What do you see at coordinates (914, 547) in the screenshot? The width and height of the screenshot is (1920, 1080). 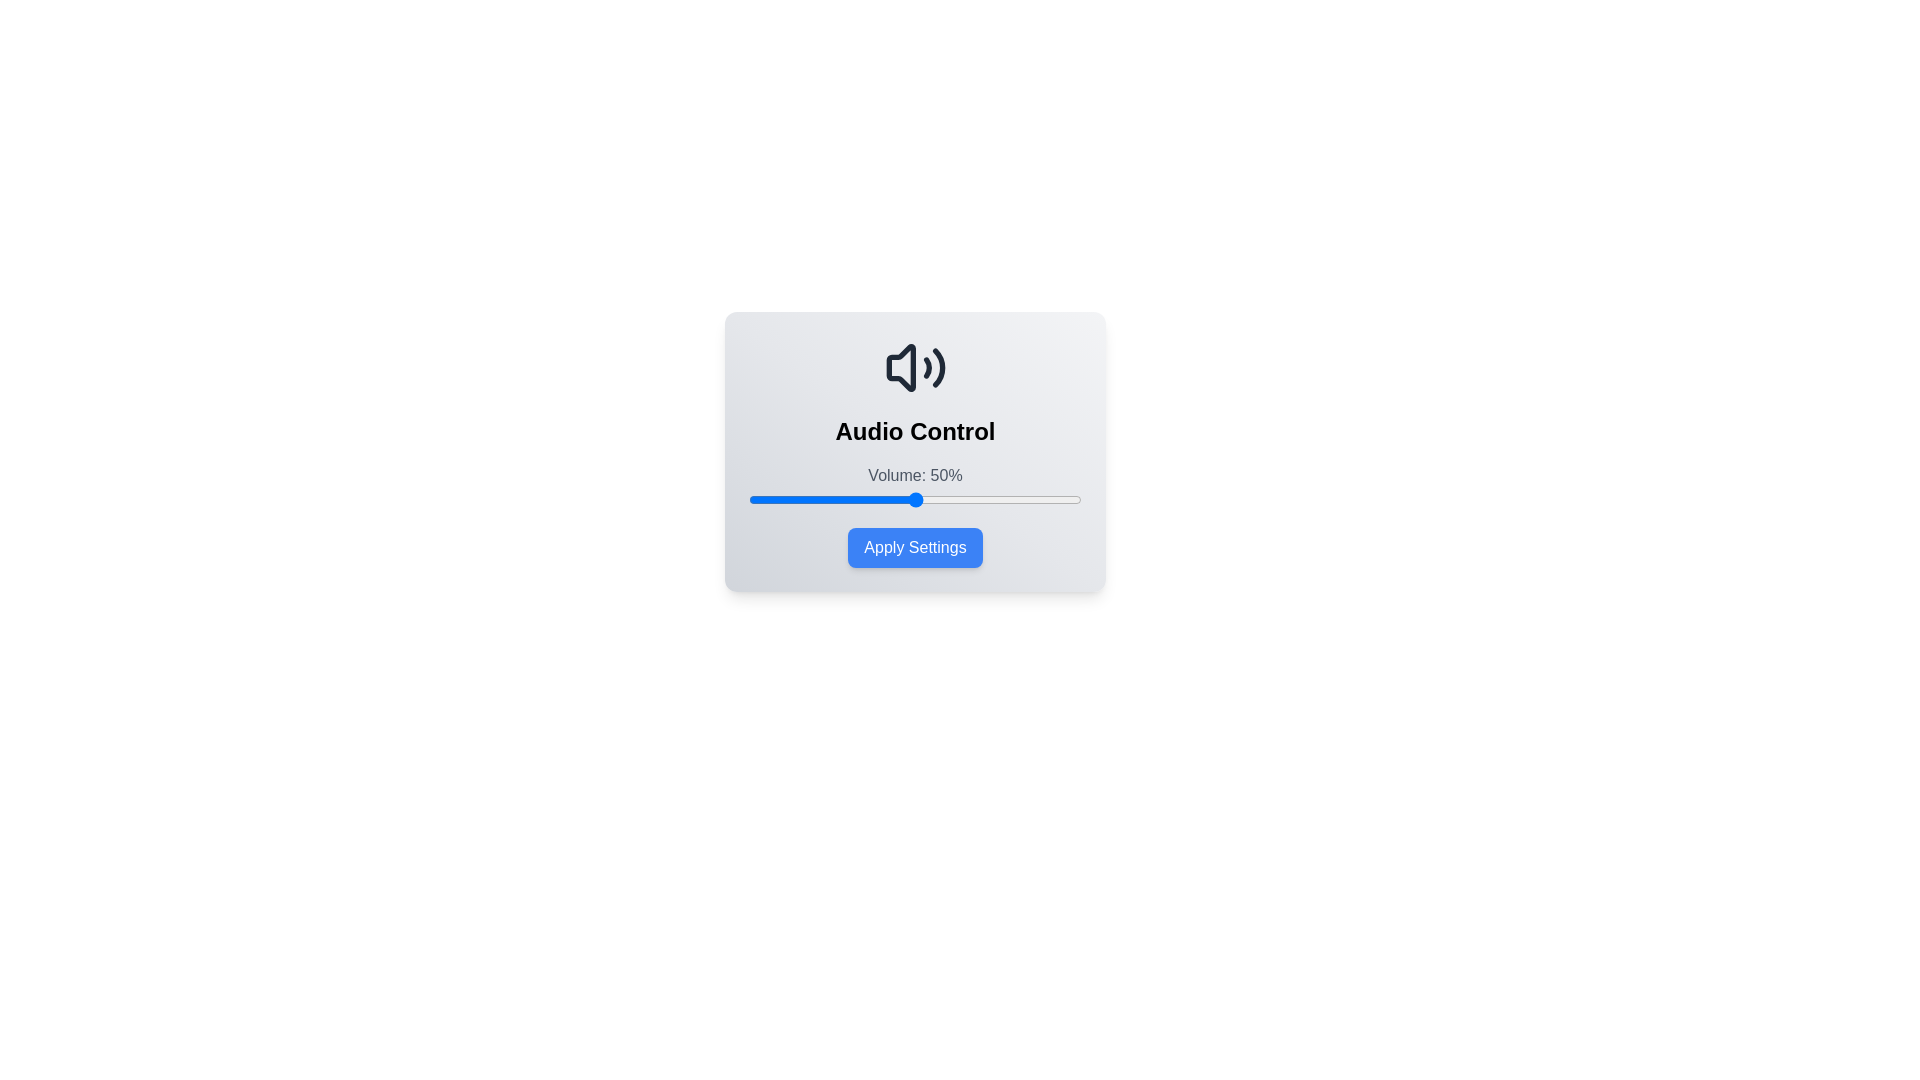 I see `the 'Apply Settings' button` at bounding box center [914, 547].